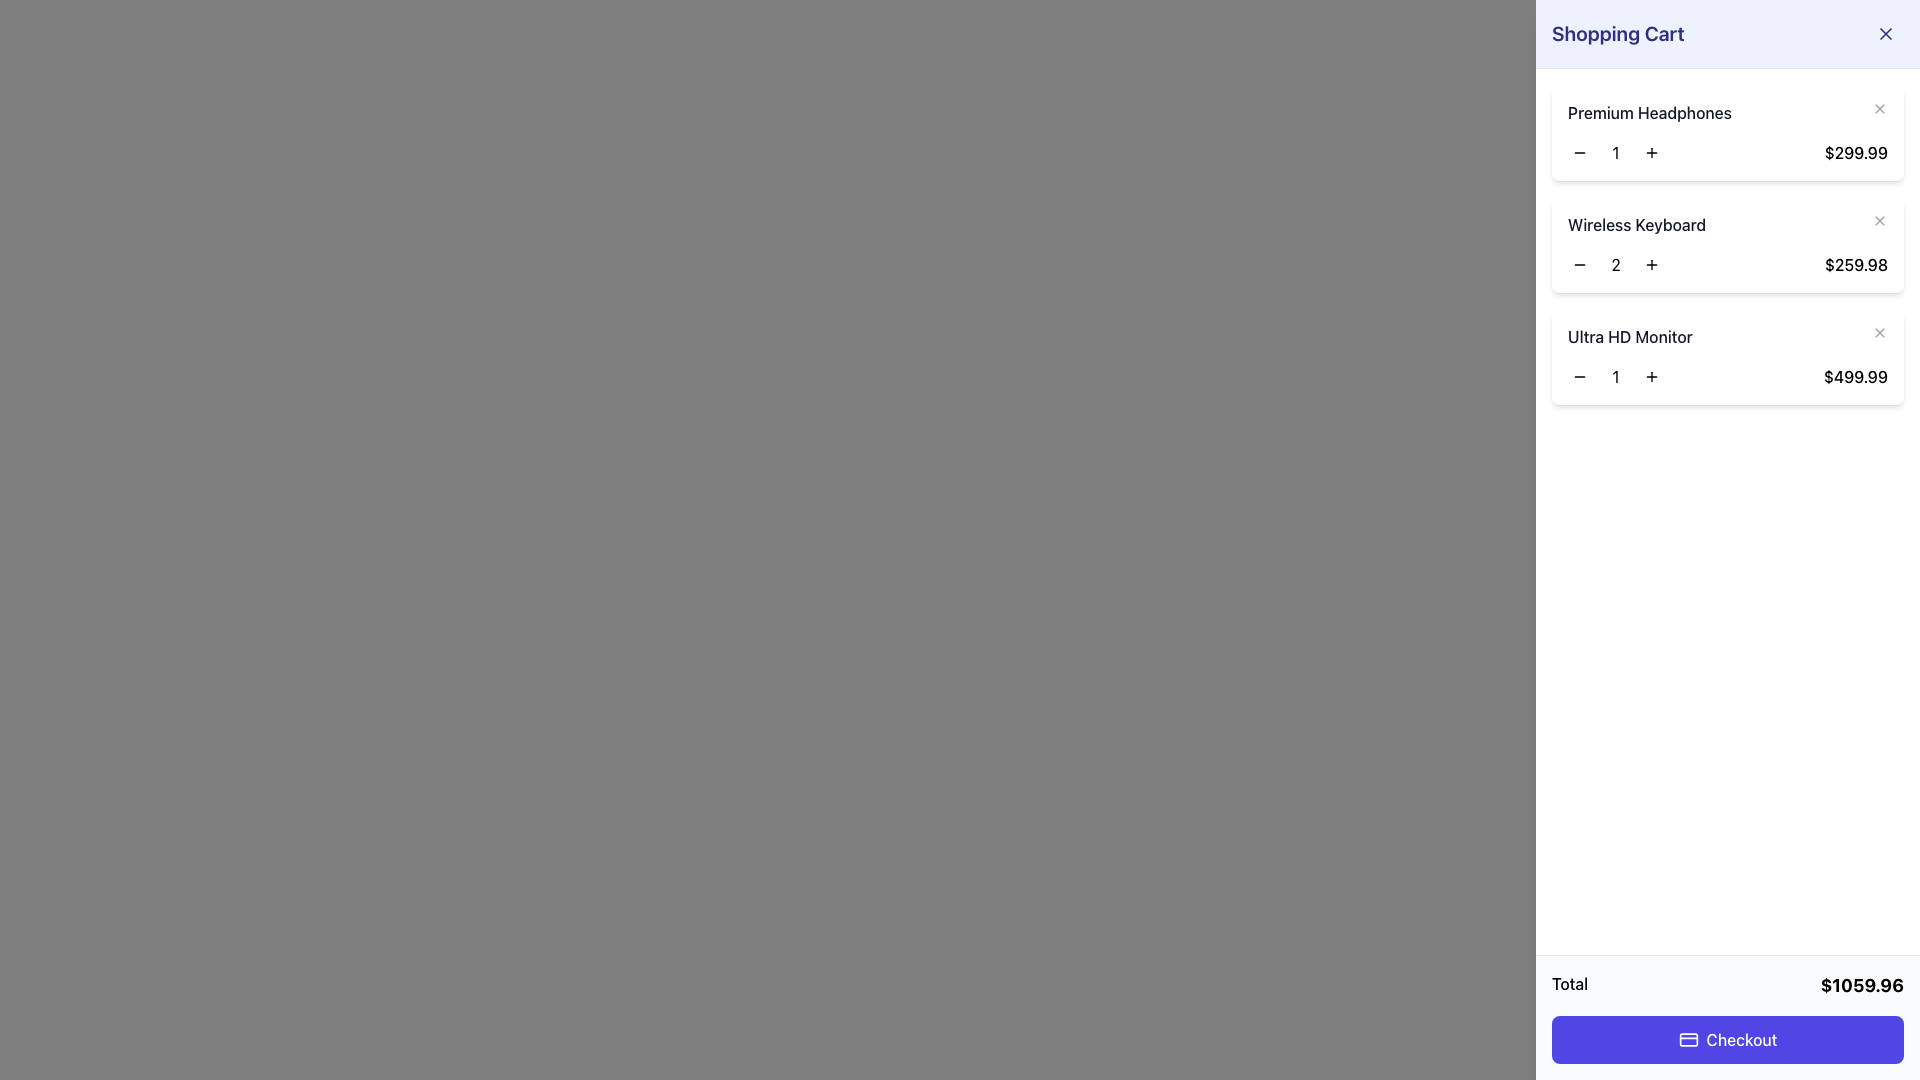  Describe the element at coordinates (1727, 1039) in the screenshot. I see `the prominent rectangular 'Checkout' button with a purple background and bold white text located at the bottom center of the summary panel to proceed to checkout` at that location.